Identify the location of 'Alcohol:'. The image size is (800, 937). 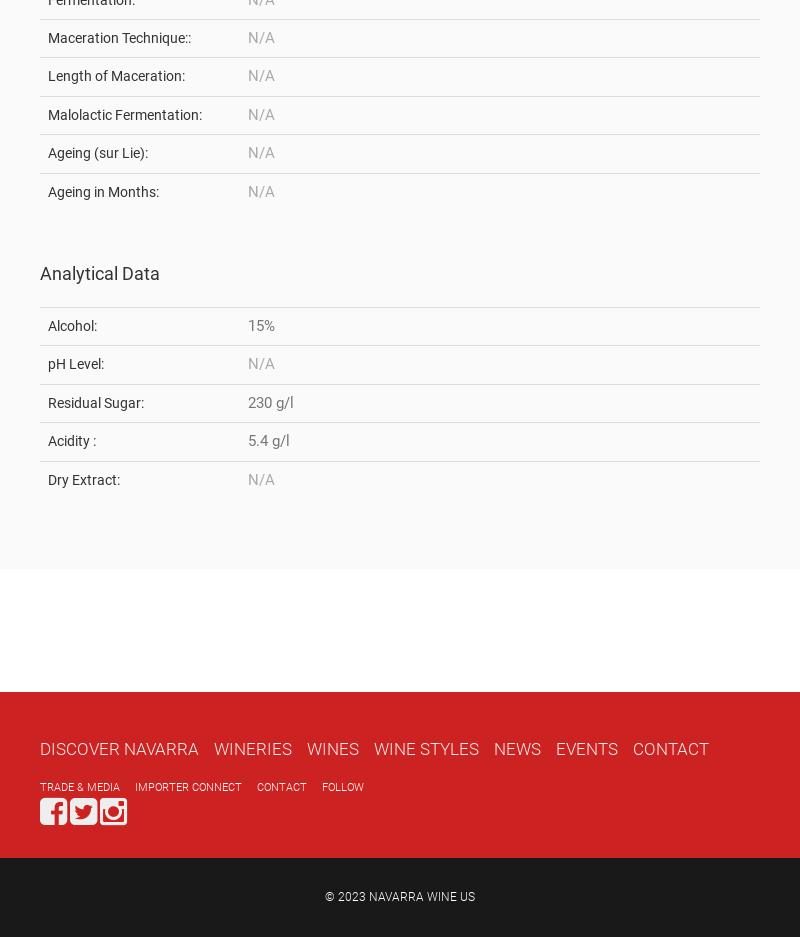
(47, 325).